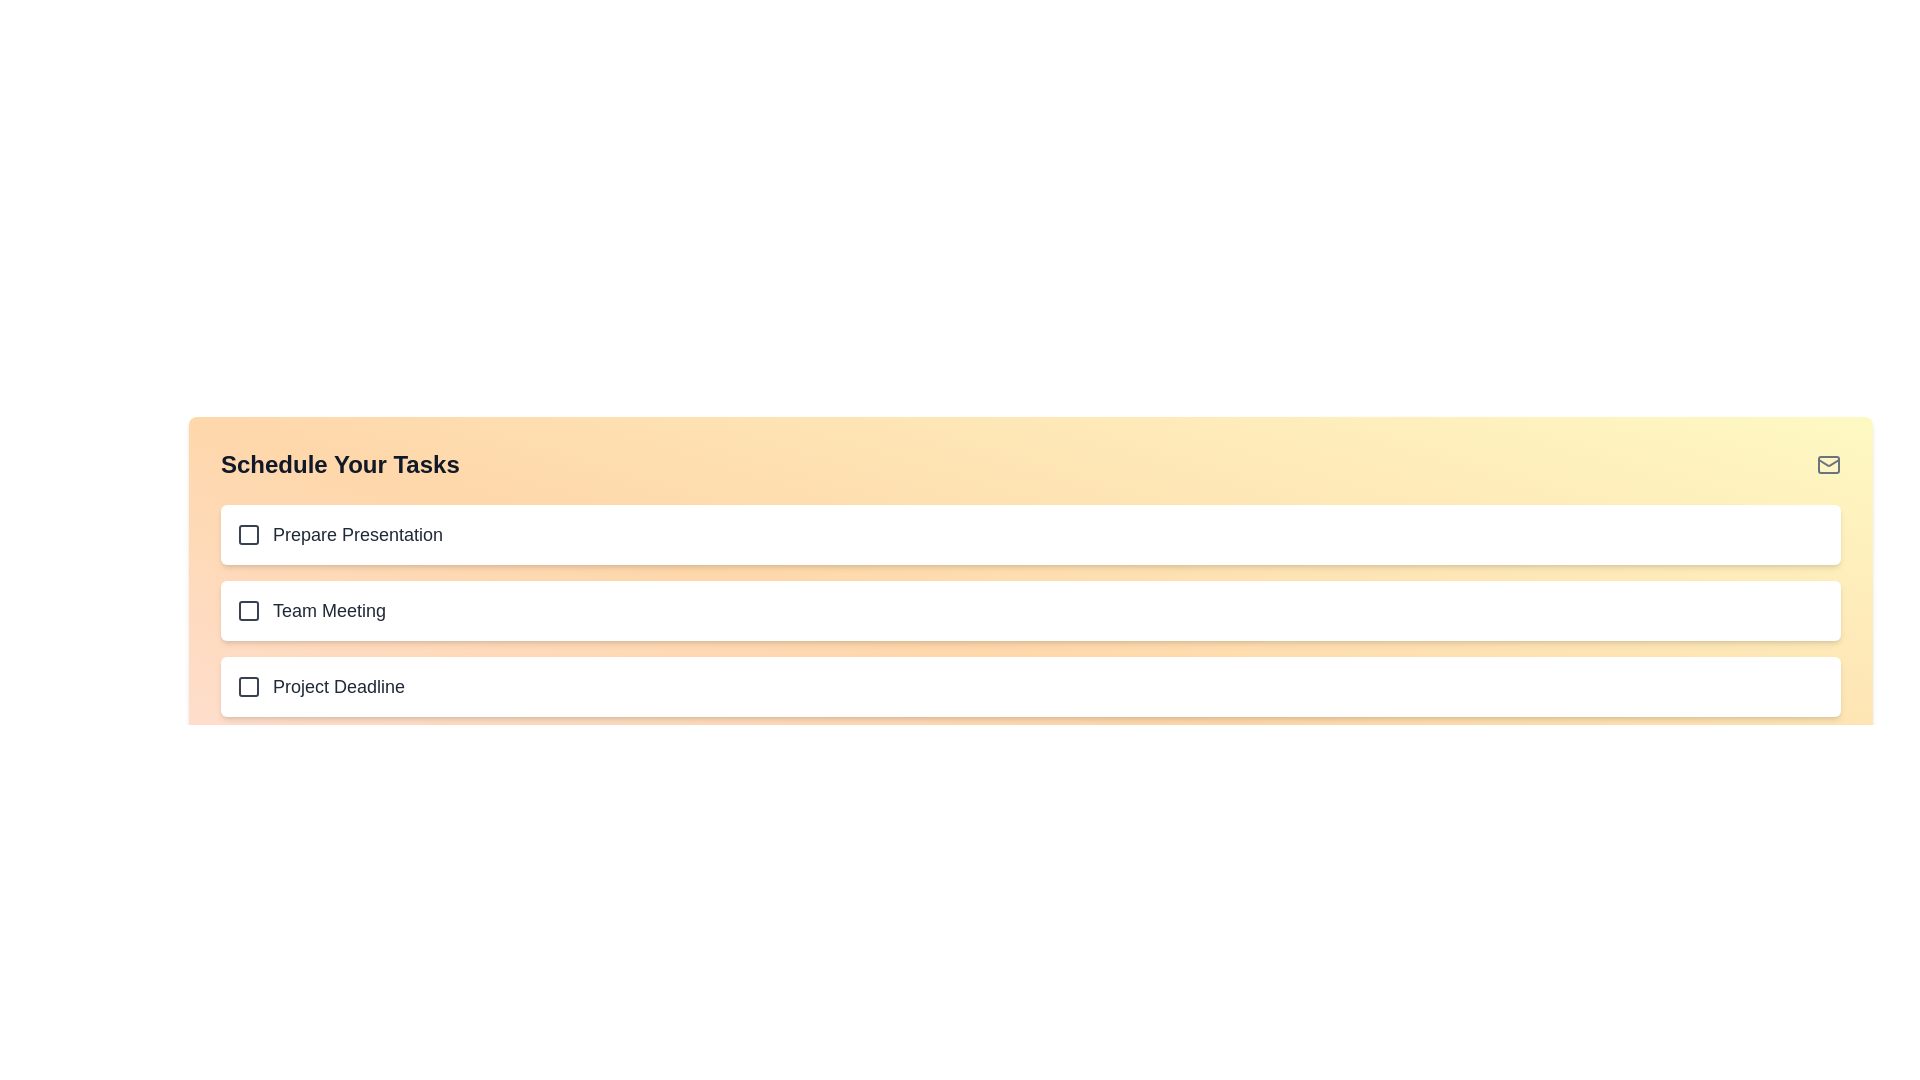 The image size is (1920, 1080). I want to click on the checkbox indicator for the 'Team Meeting' item in the vertical task list titled 'Schedule Your Tasks', so click(248, 609).